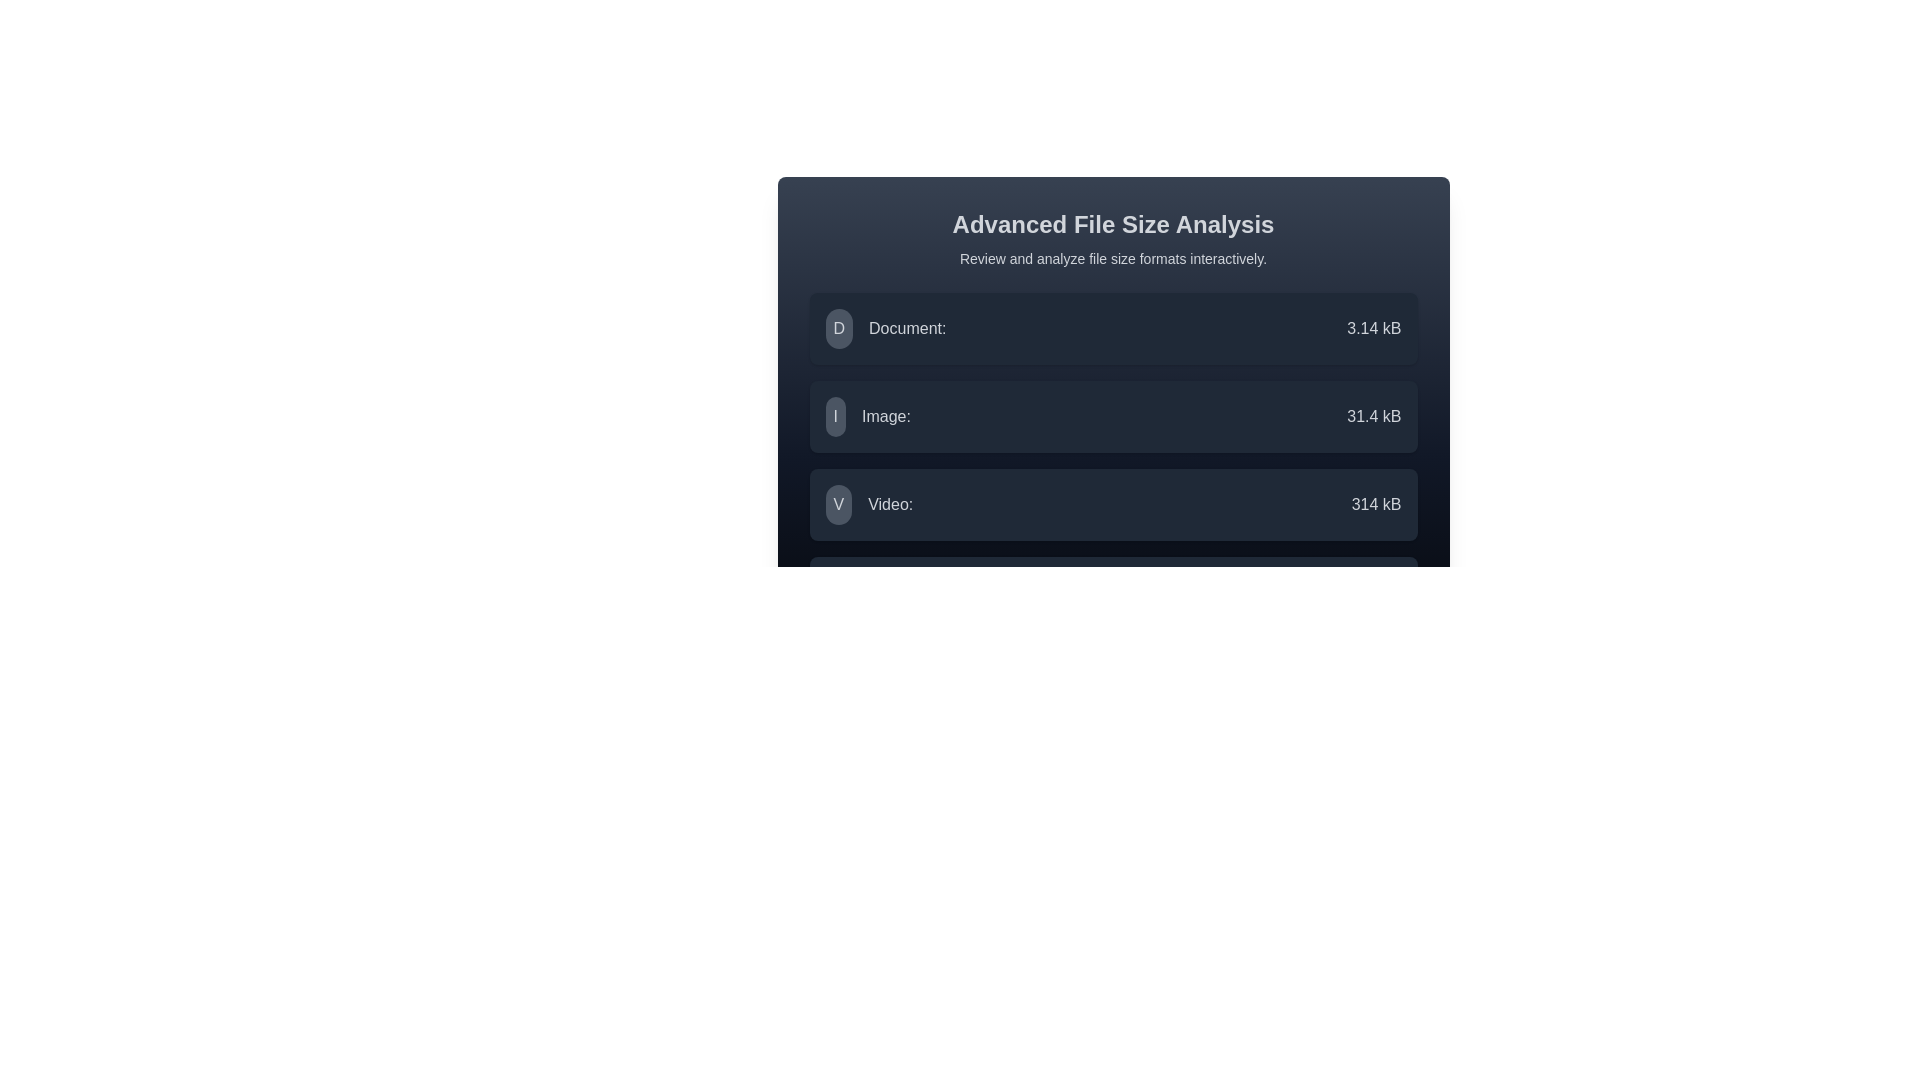 The height and width of the screenshot is (1080, 1920). What do you see at coordinates (889, 504) in the screenshot?
I see `the text label 'Video:' rendered in white font against a dark blue or grayish background, which is located in the third row of a vertically stacked list of document types` at bounding box center [889, 504].